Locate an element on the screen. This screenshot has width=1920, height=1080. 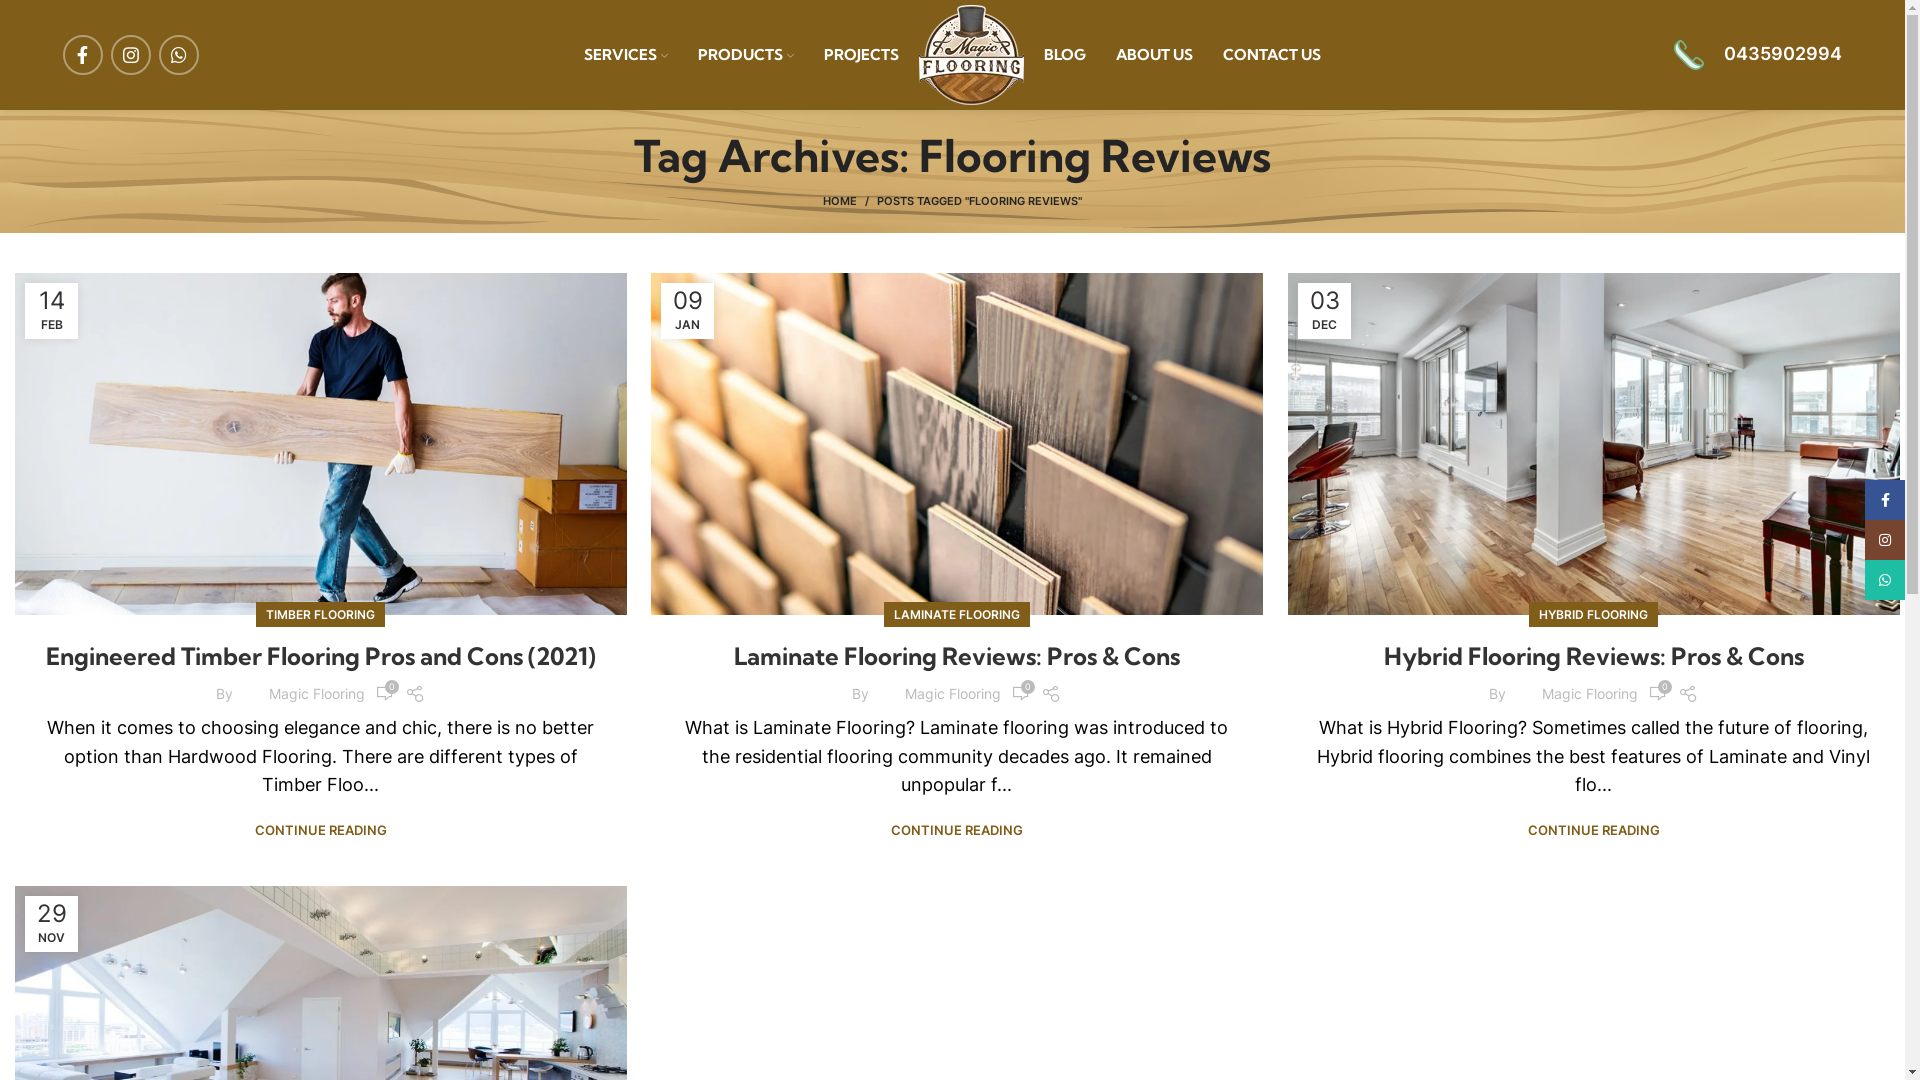
'09 is located at coordinates (687, 311).